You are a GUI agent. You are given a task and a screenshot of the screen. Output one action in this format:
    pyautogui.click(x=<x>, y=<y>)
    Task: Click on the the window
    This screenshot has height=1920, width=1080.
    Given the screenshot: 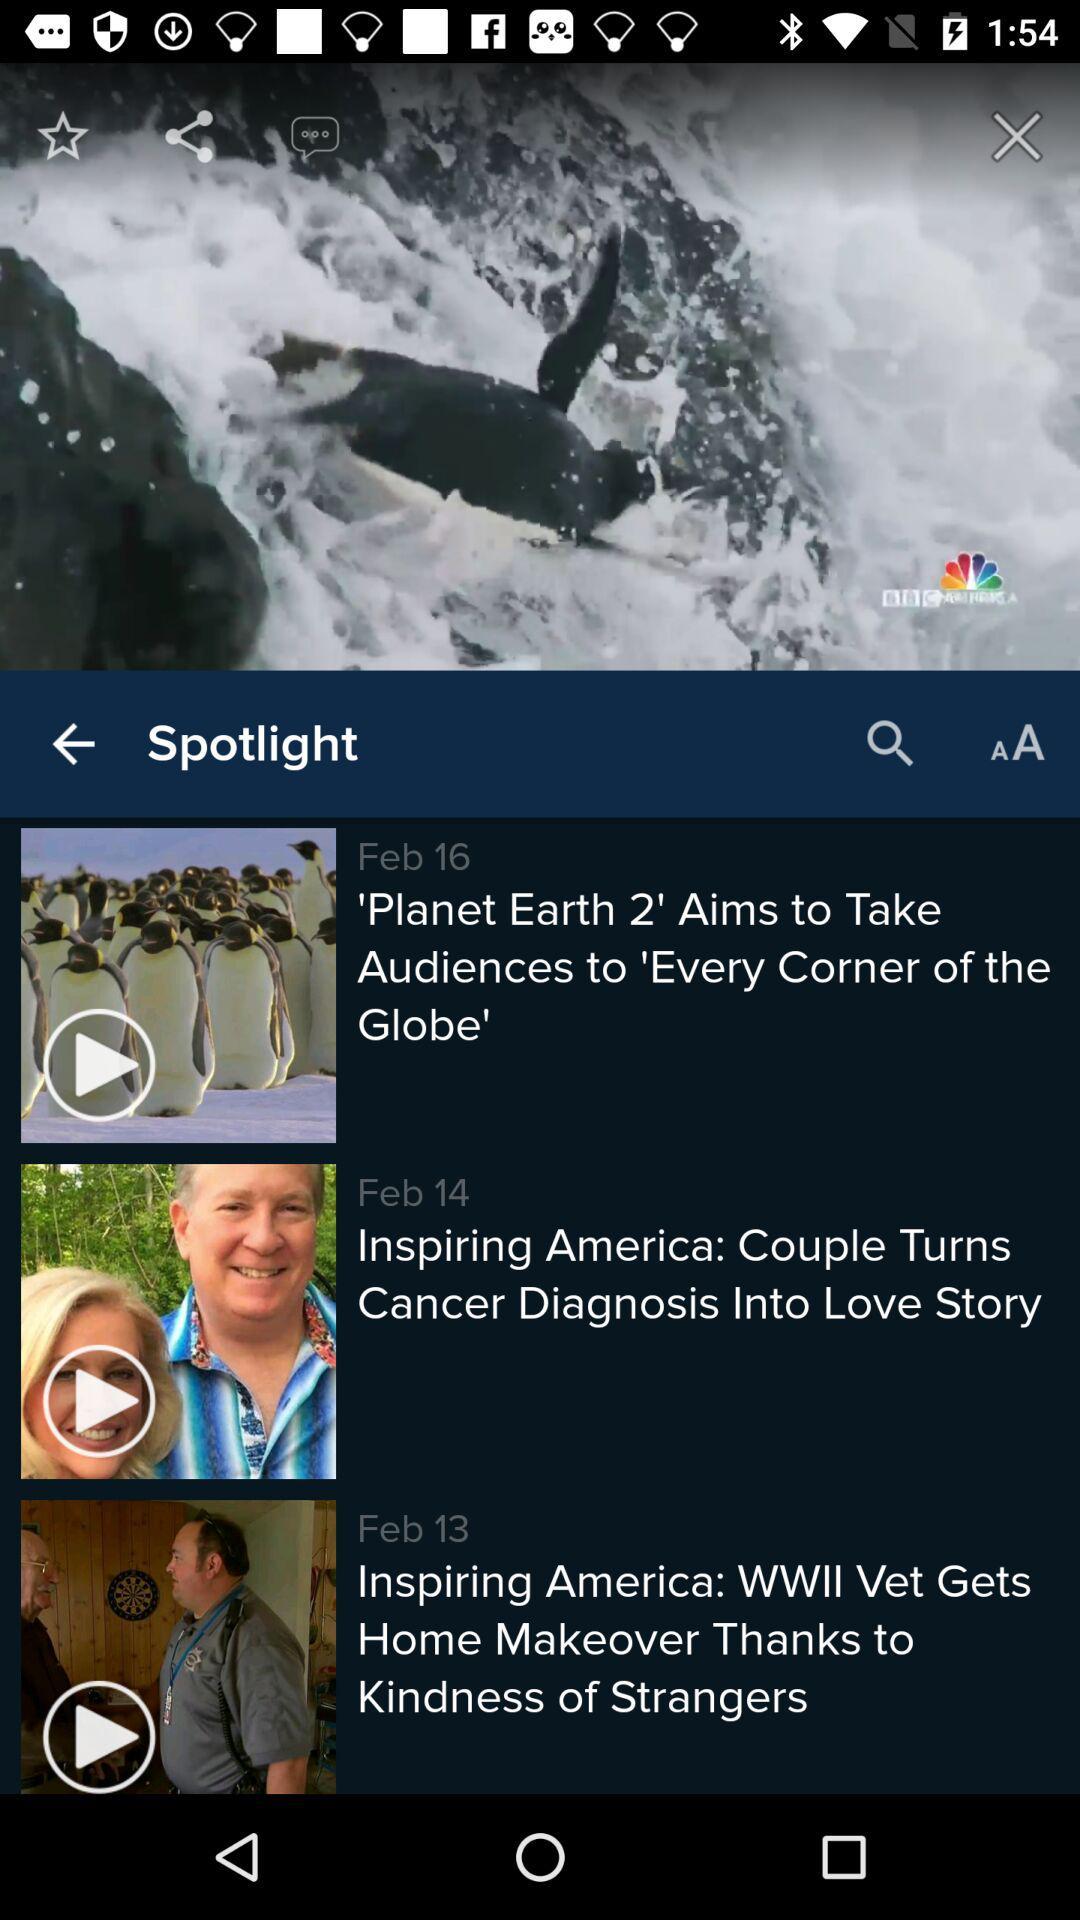 What is the action you would take?
    pyautogui.click(x=1017, y=135)
    